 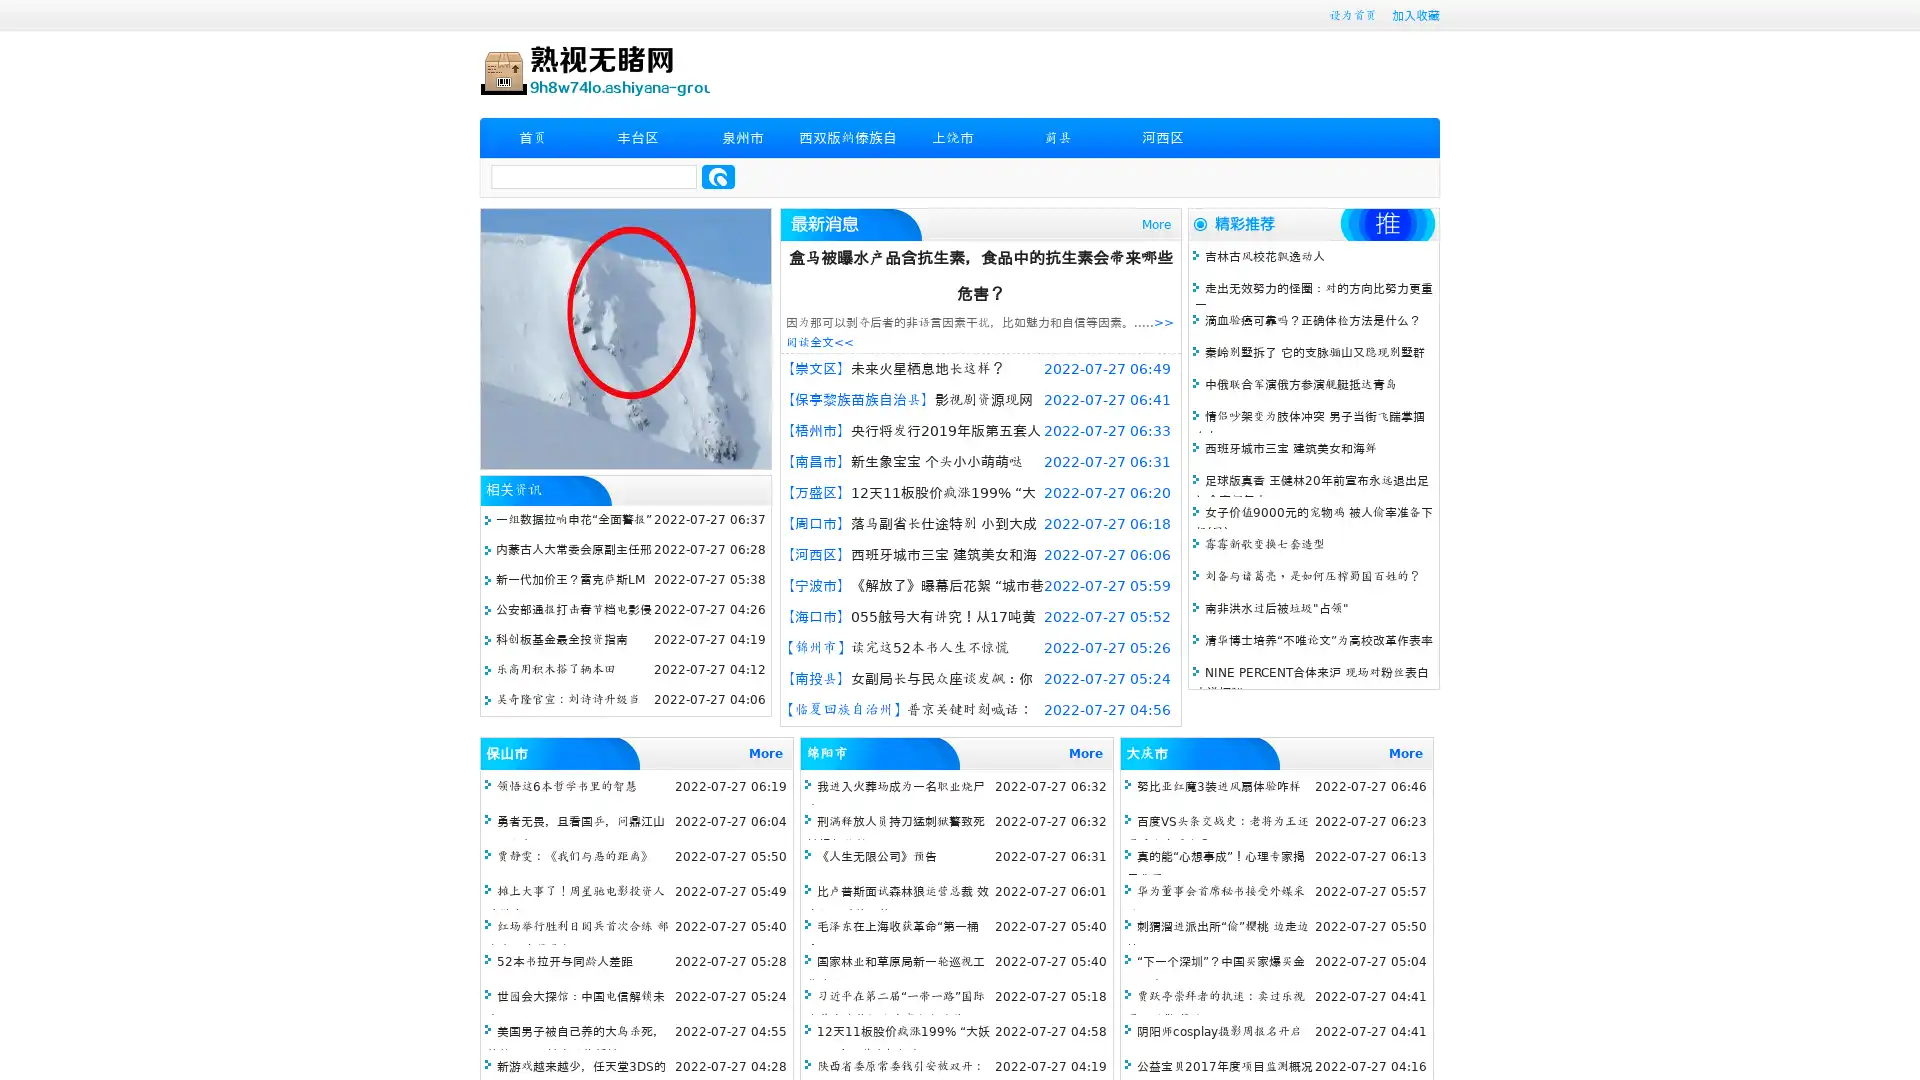 What do you see at coordinates (718, 176) in the screenshot?
I see `Search` at bounding box center [718, 176].